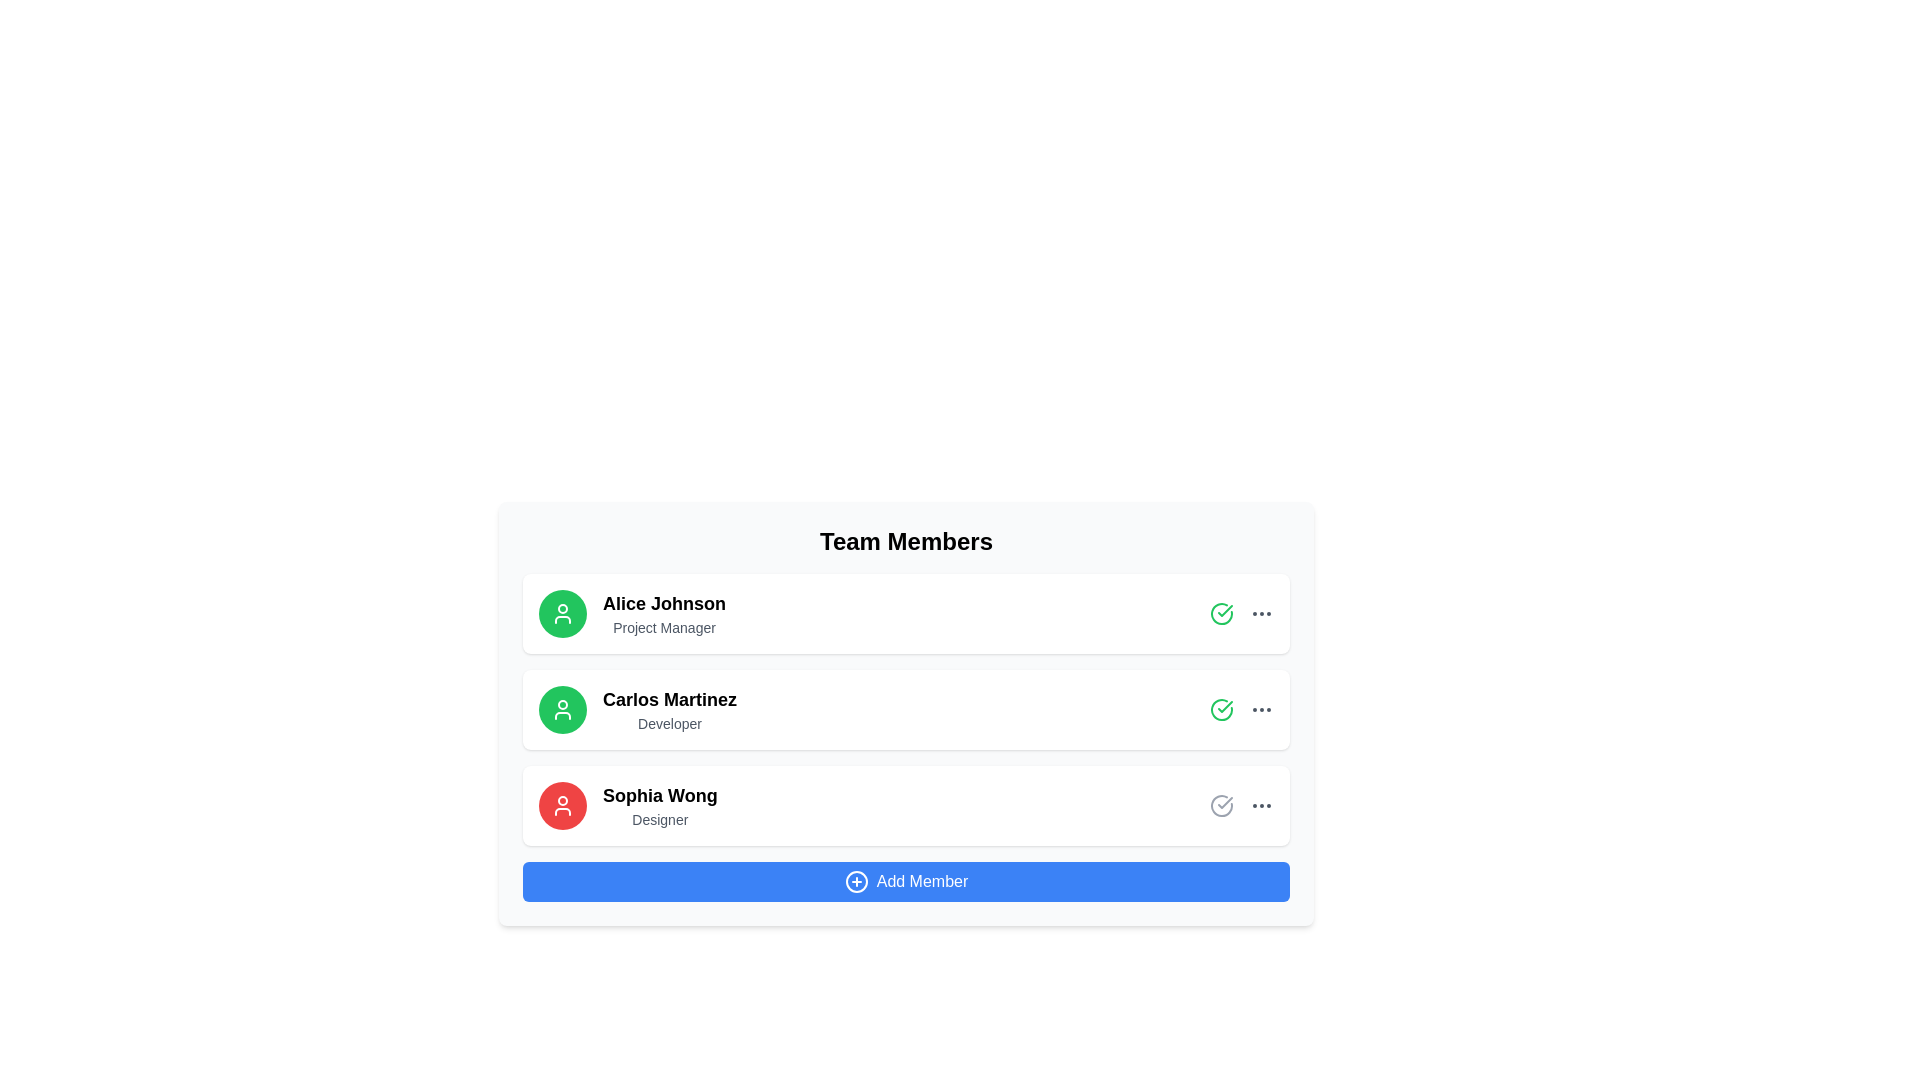  Describe the element at coordinates (1261, 612) in the screenshot. I see `the ellipsis button (three small circular dots) located on the right-hand side of 'Alice Johnson - Project Manager'` at that location.